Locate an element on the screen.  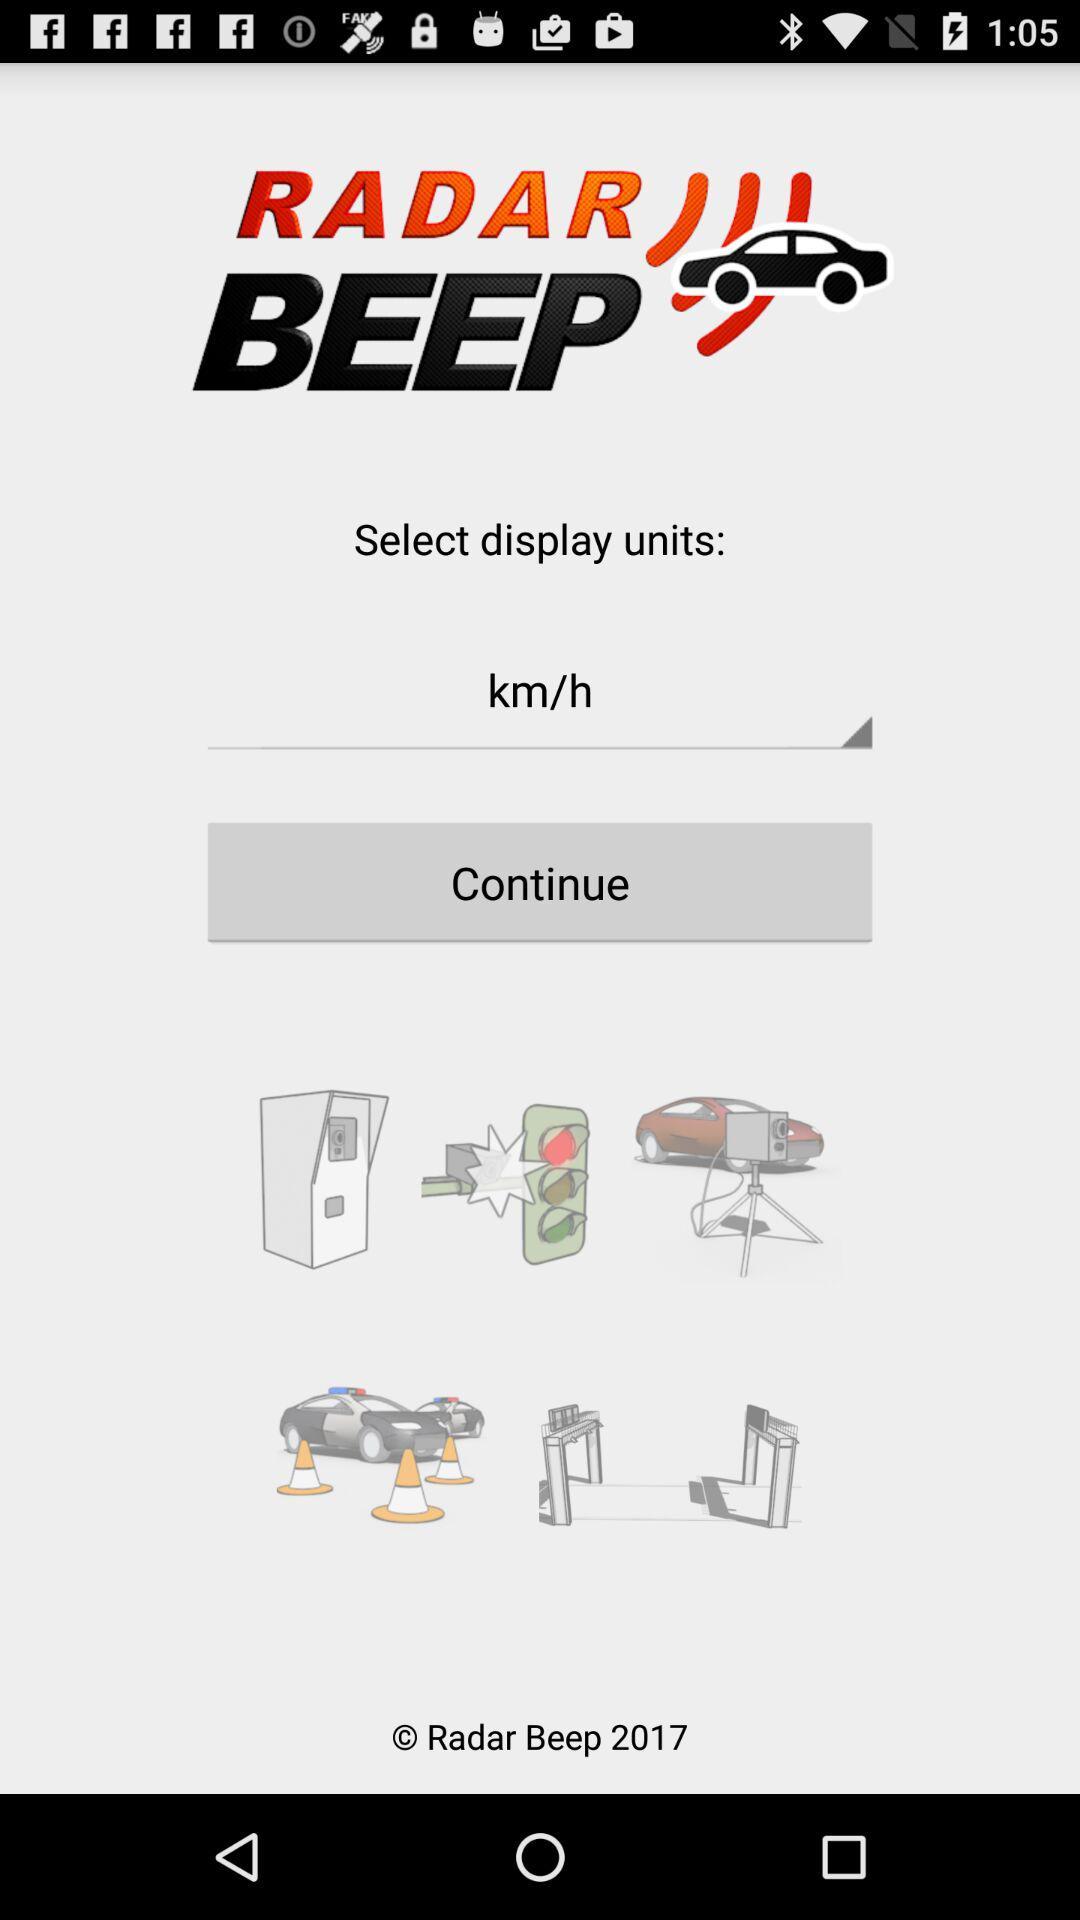
item above continue is located at coordinates (540, 689).